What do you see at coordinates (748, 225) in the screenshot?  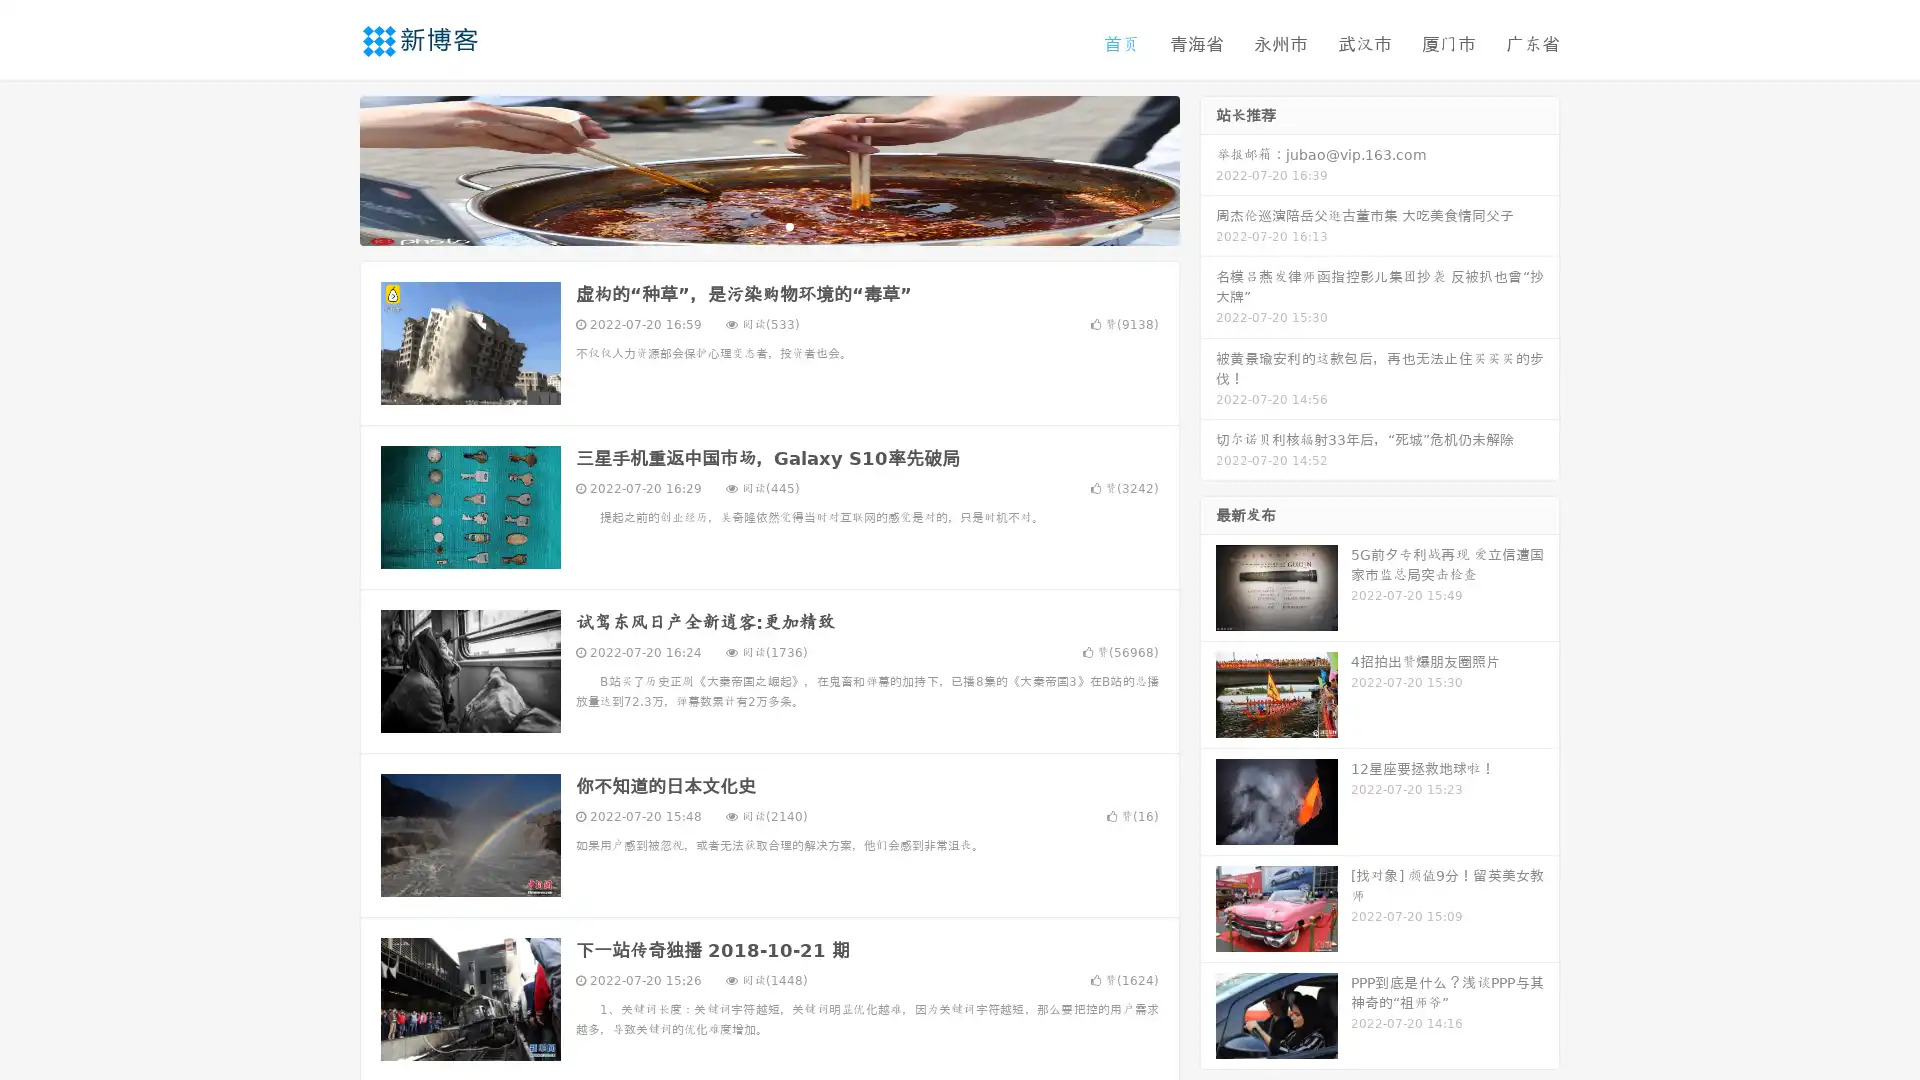 I see `Go to slide 1` at bounding box center [748, 225].